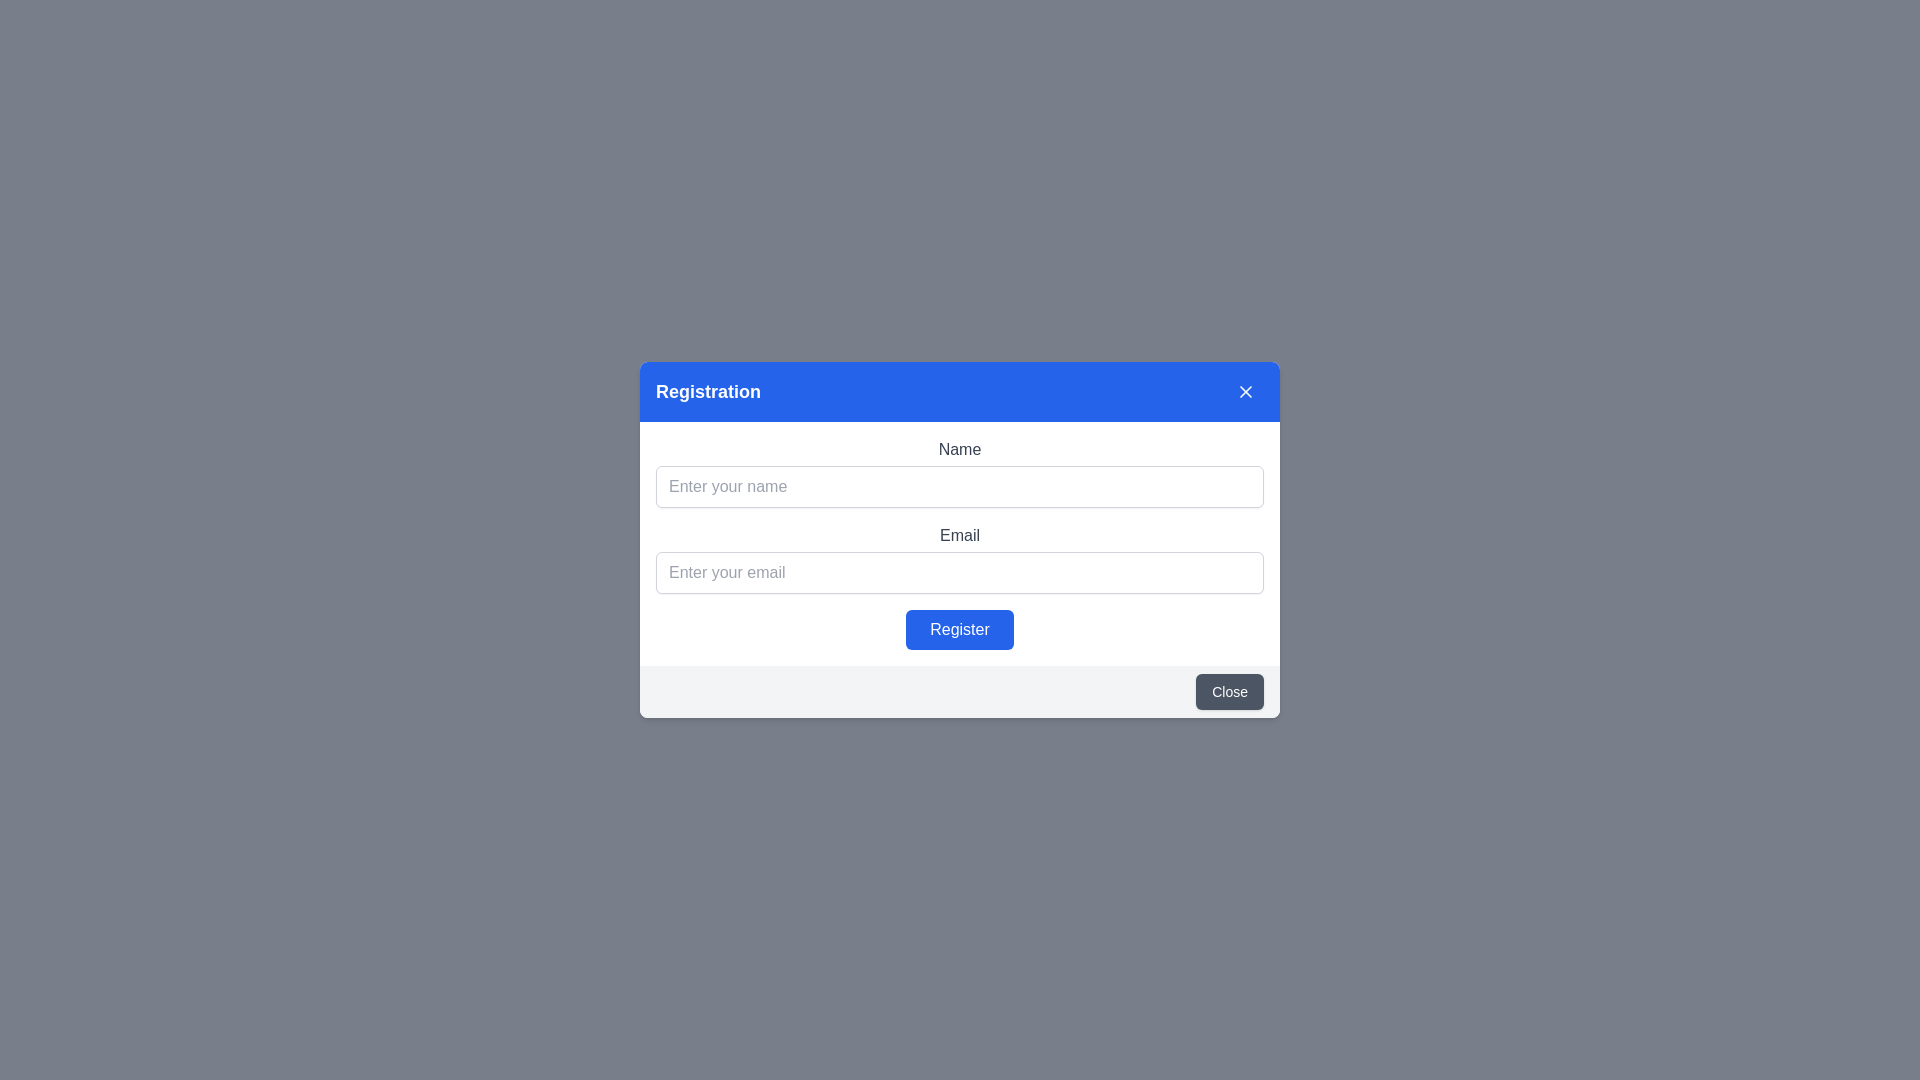 Image resolution: width=1920 pixels, height=1080 pixels. Describe the element at coordinates (708, 392) in the screenshot. I see `the Text label that serves as a section title or heading at the top left of the blue header section, which precedes the 'Close' button` at that location.